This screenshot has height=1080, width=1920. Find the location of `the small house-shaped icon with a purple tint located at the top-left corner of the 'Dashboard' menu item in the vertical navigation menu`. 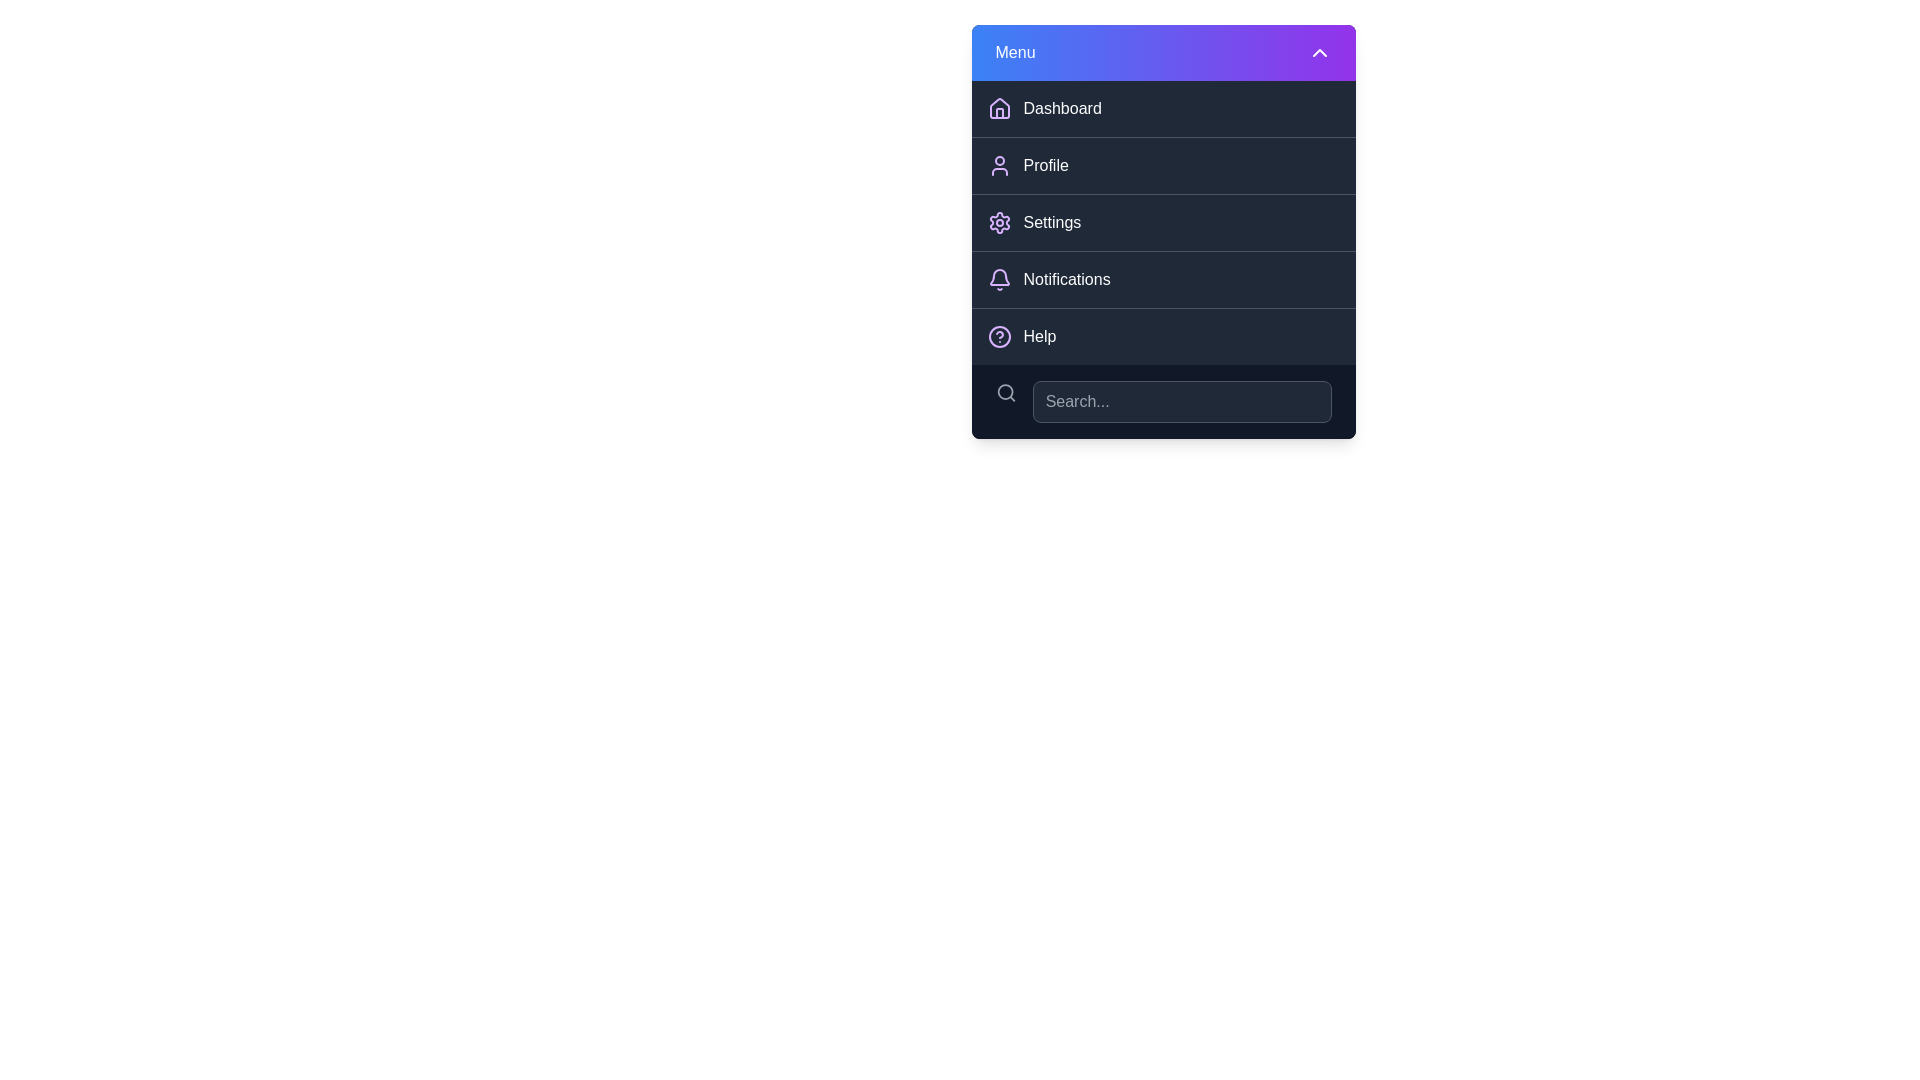

the small house-shaped icon with a purple tint located at the top-left corner of the 'Dashboard' menu item in the vertical navigation menu is located at coordinates (999, 108).